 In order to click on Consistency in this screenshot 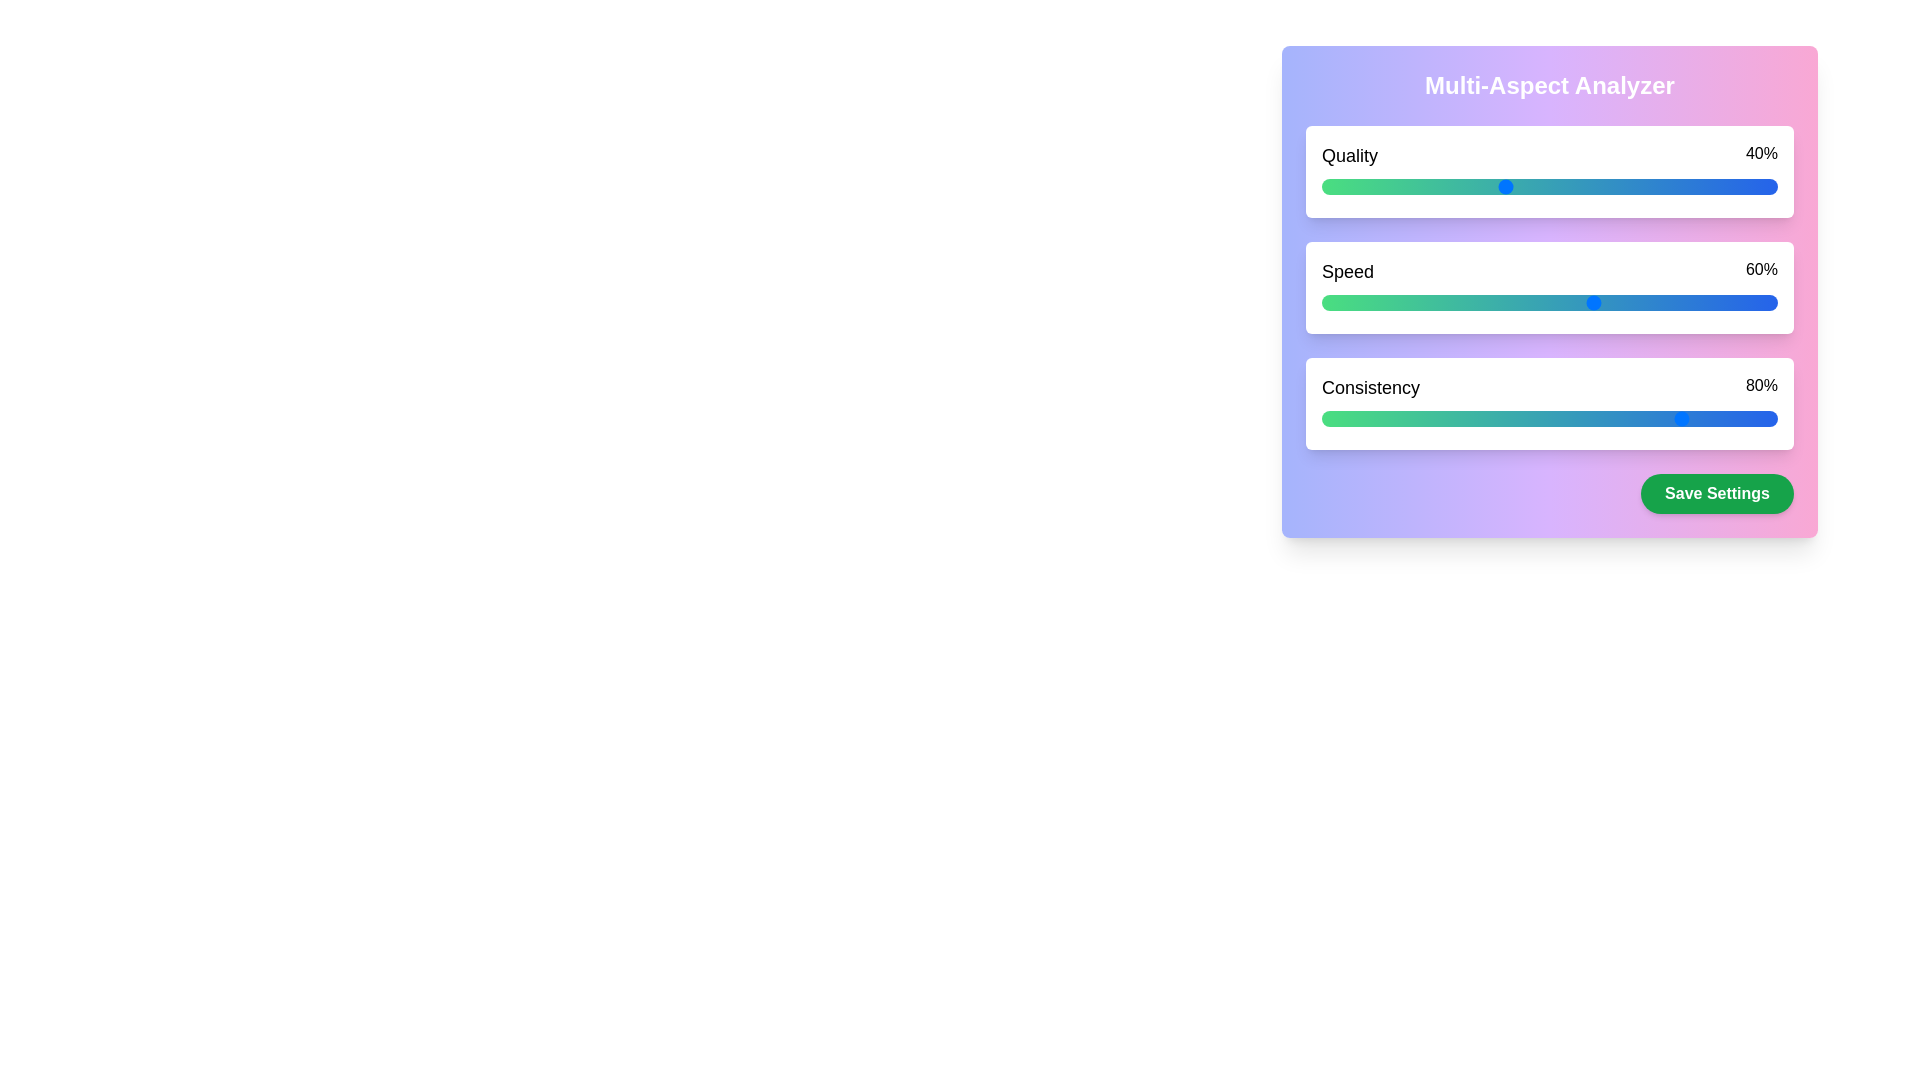, I will do `click(1472, 418)`.